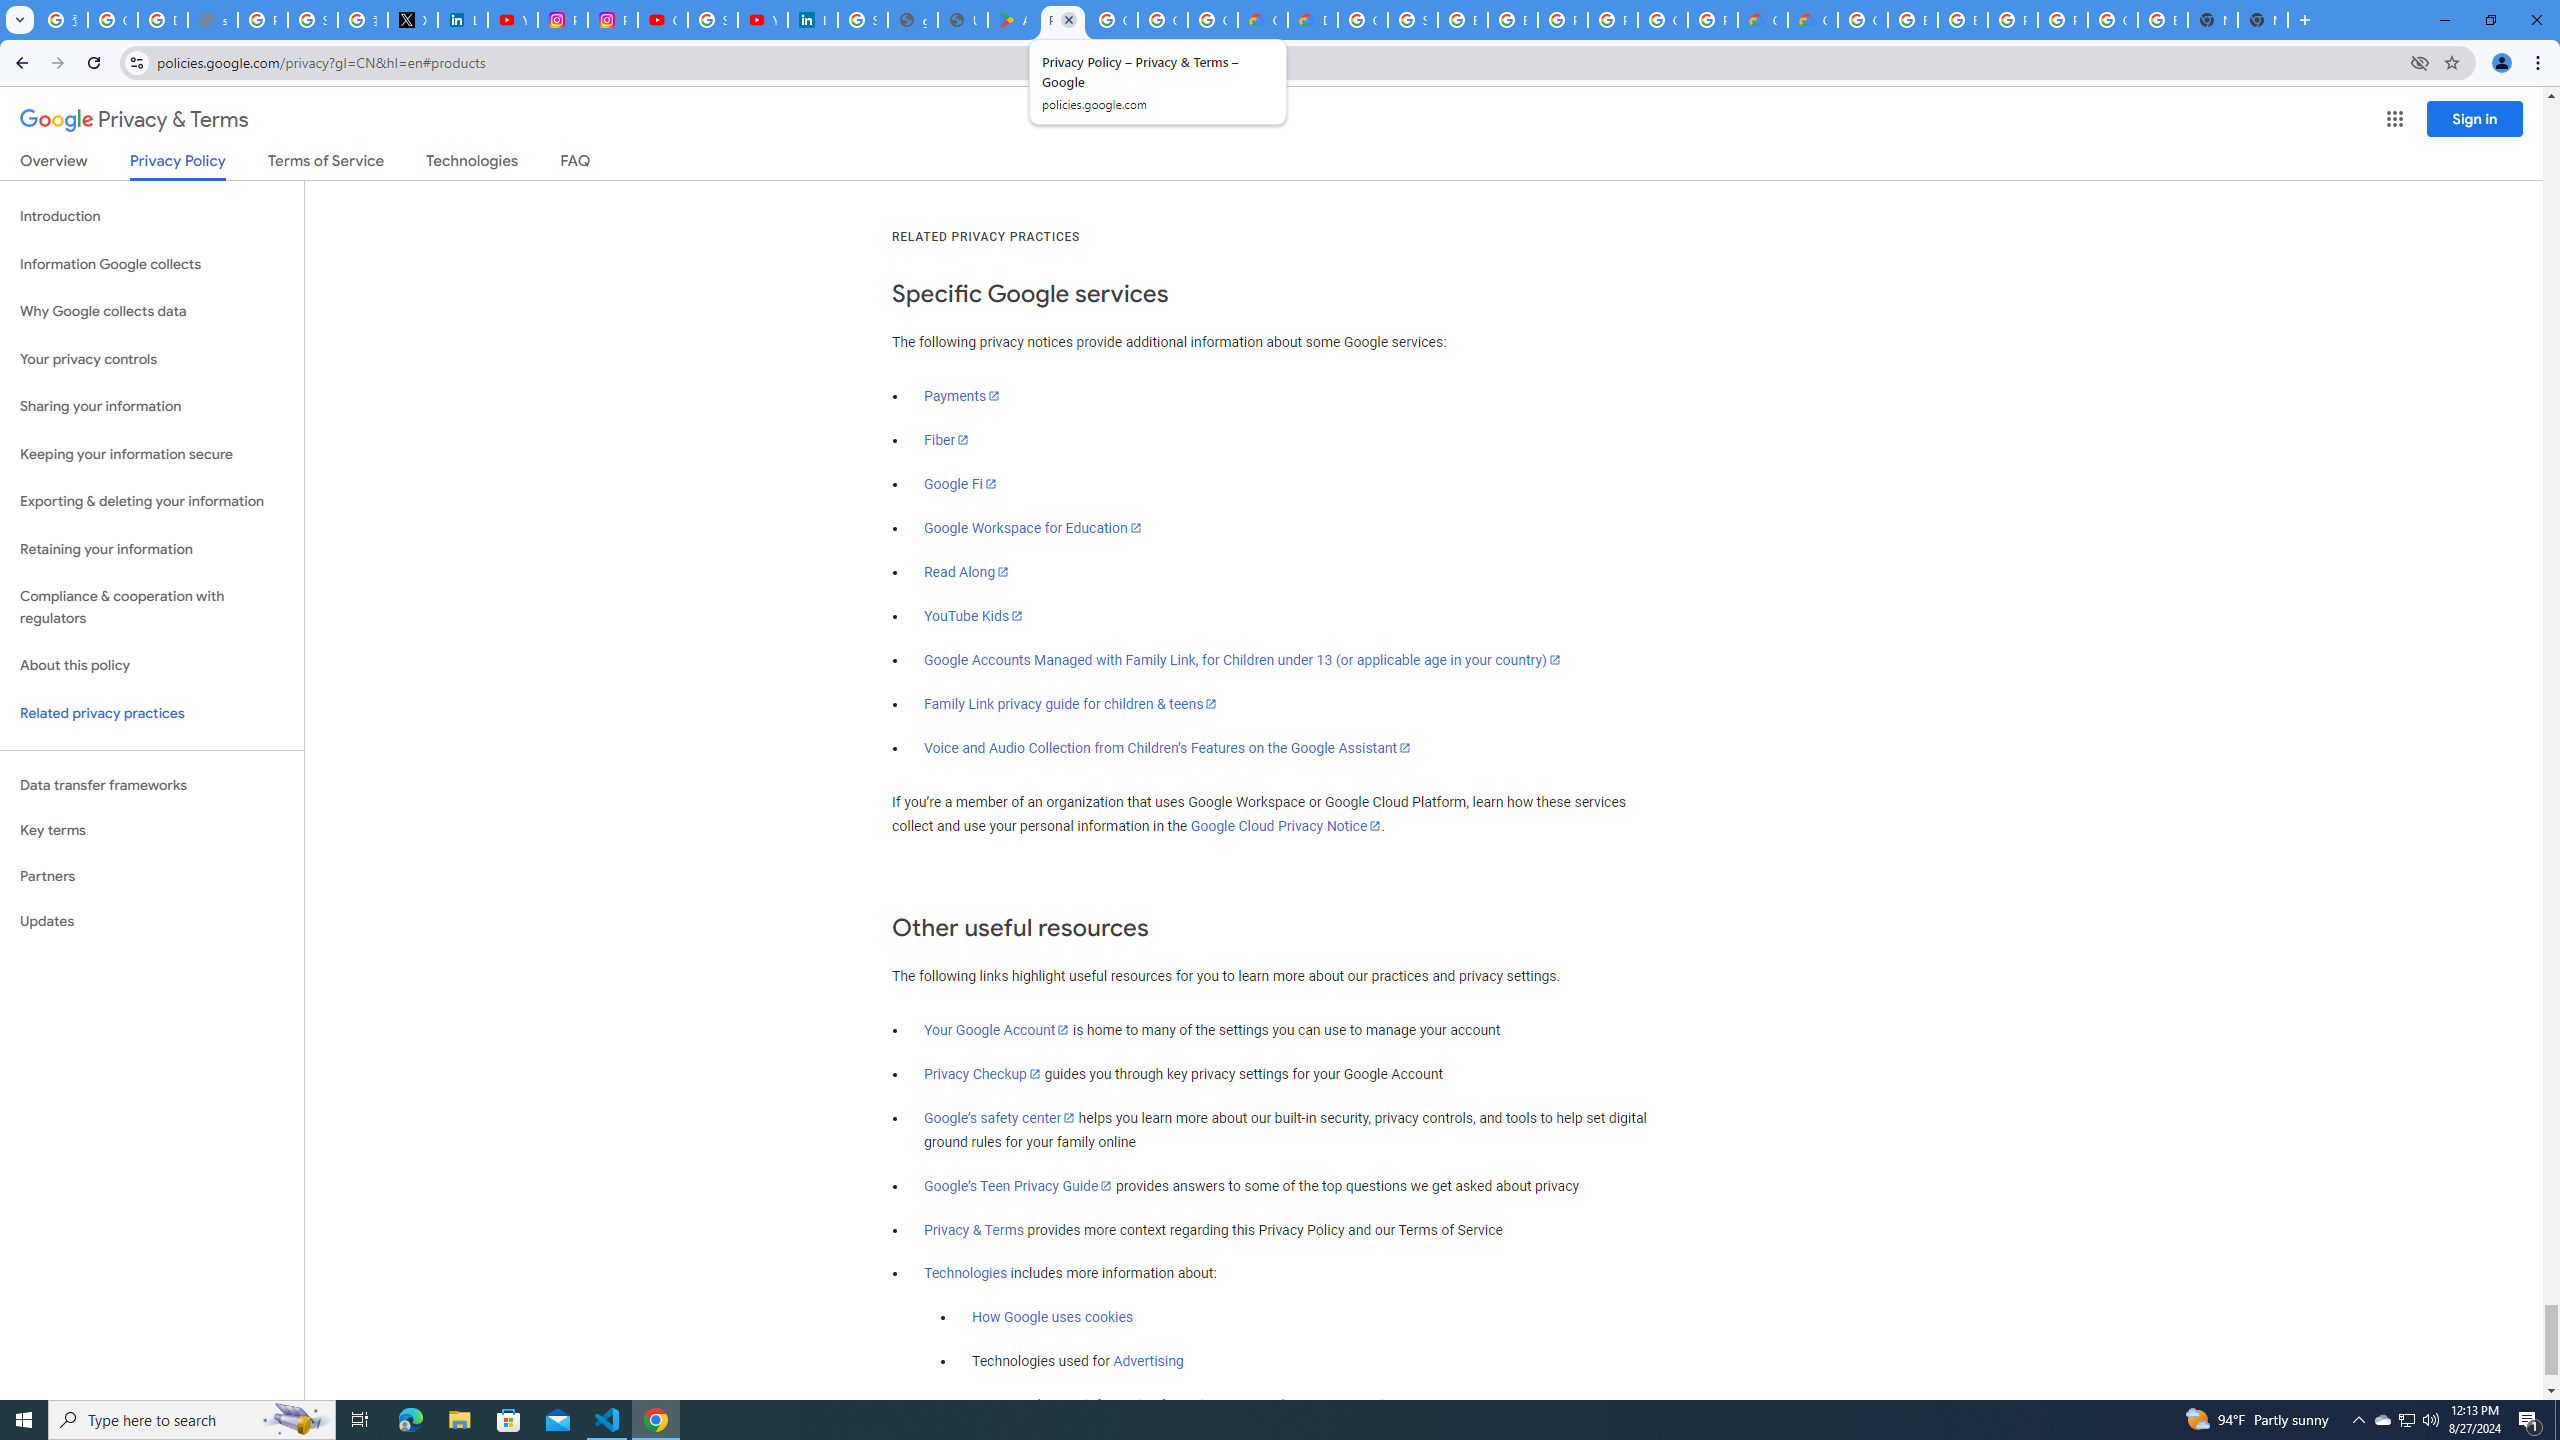 This screenshot has width=2560, height=1440. Describe the element at coordinates (2262, 19) in the screenshot. I see `'New Tab'` at that location.